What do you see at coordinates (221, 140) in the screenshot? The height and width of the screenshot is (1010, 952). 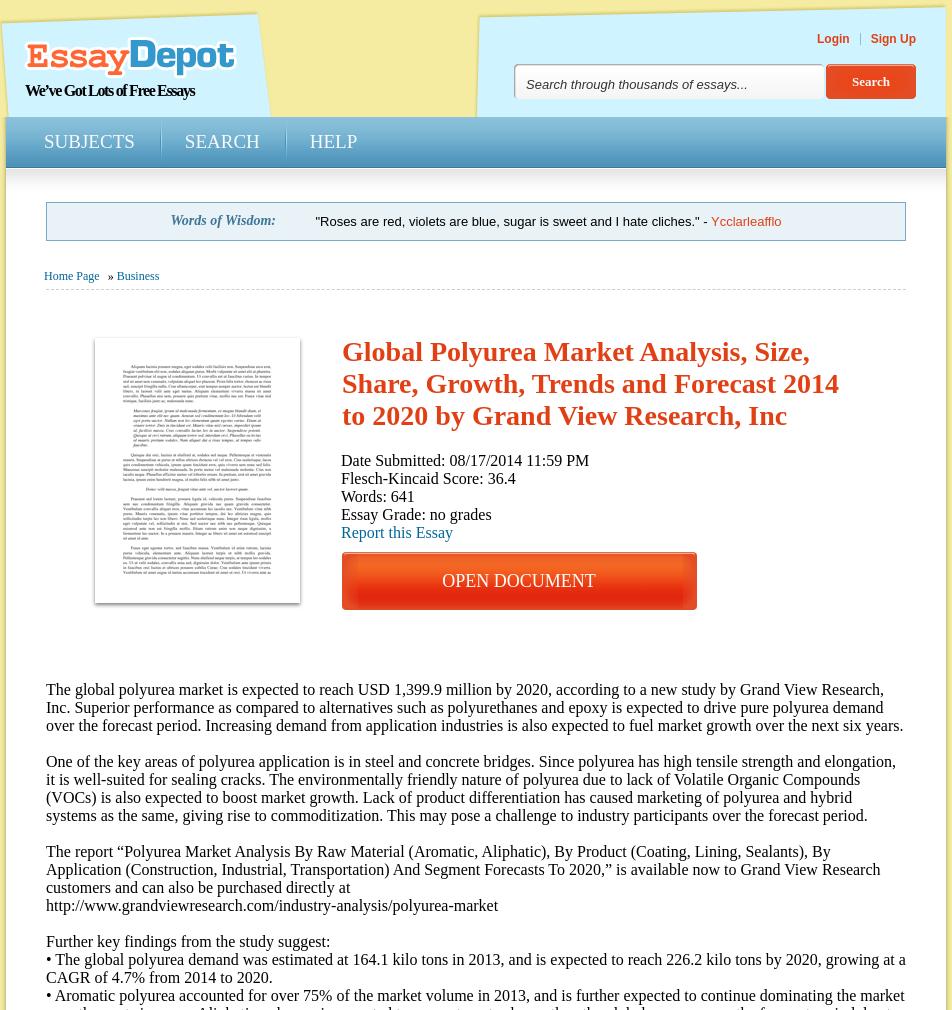 I see `'Search'` at bounding box center [221, 140].